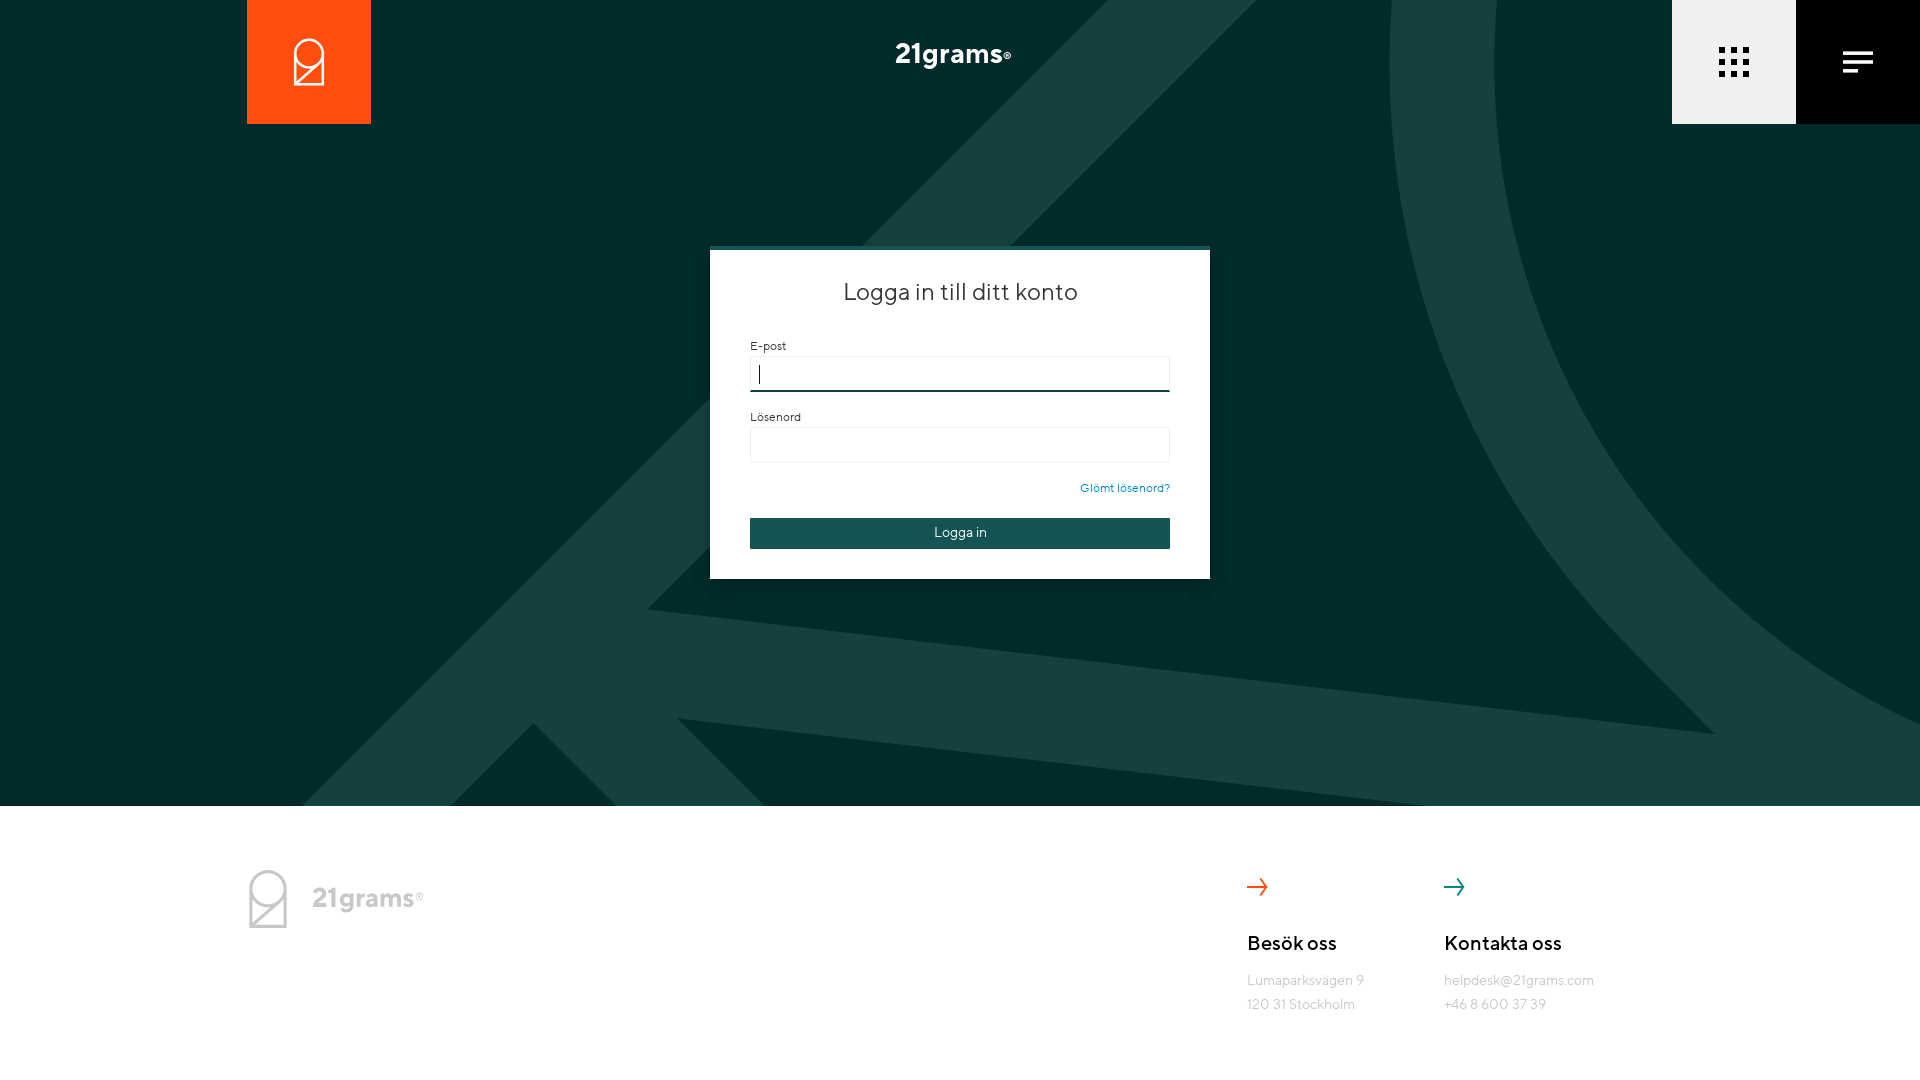  I want to click on 'Kontakta oss', so click(1518, 936).